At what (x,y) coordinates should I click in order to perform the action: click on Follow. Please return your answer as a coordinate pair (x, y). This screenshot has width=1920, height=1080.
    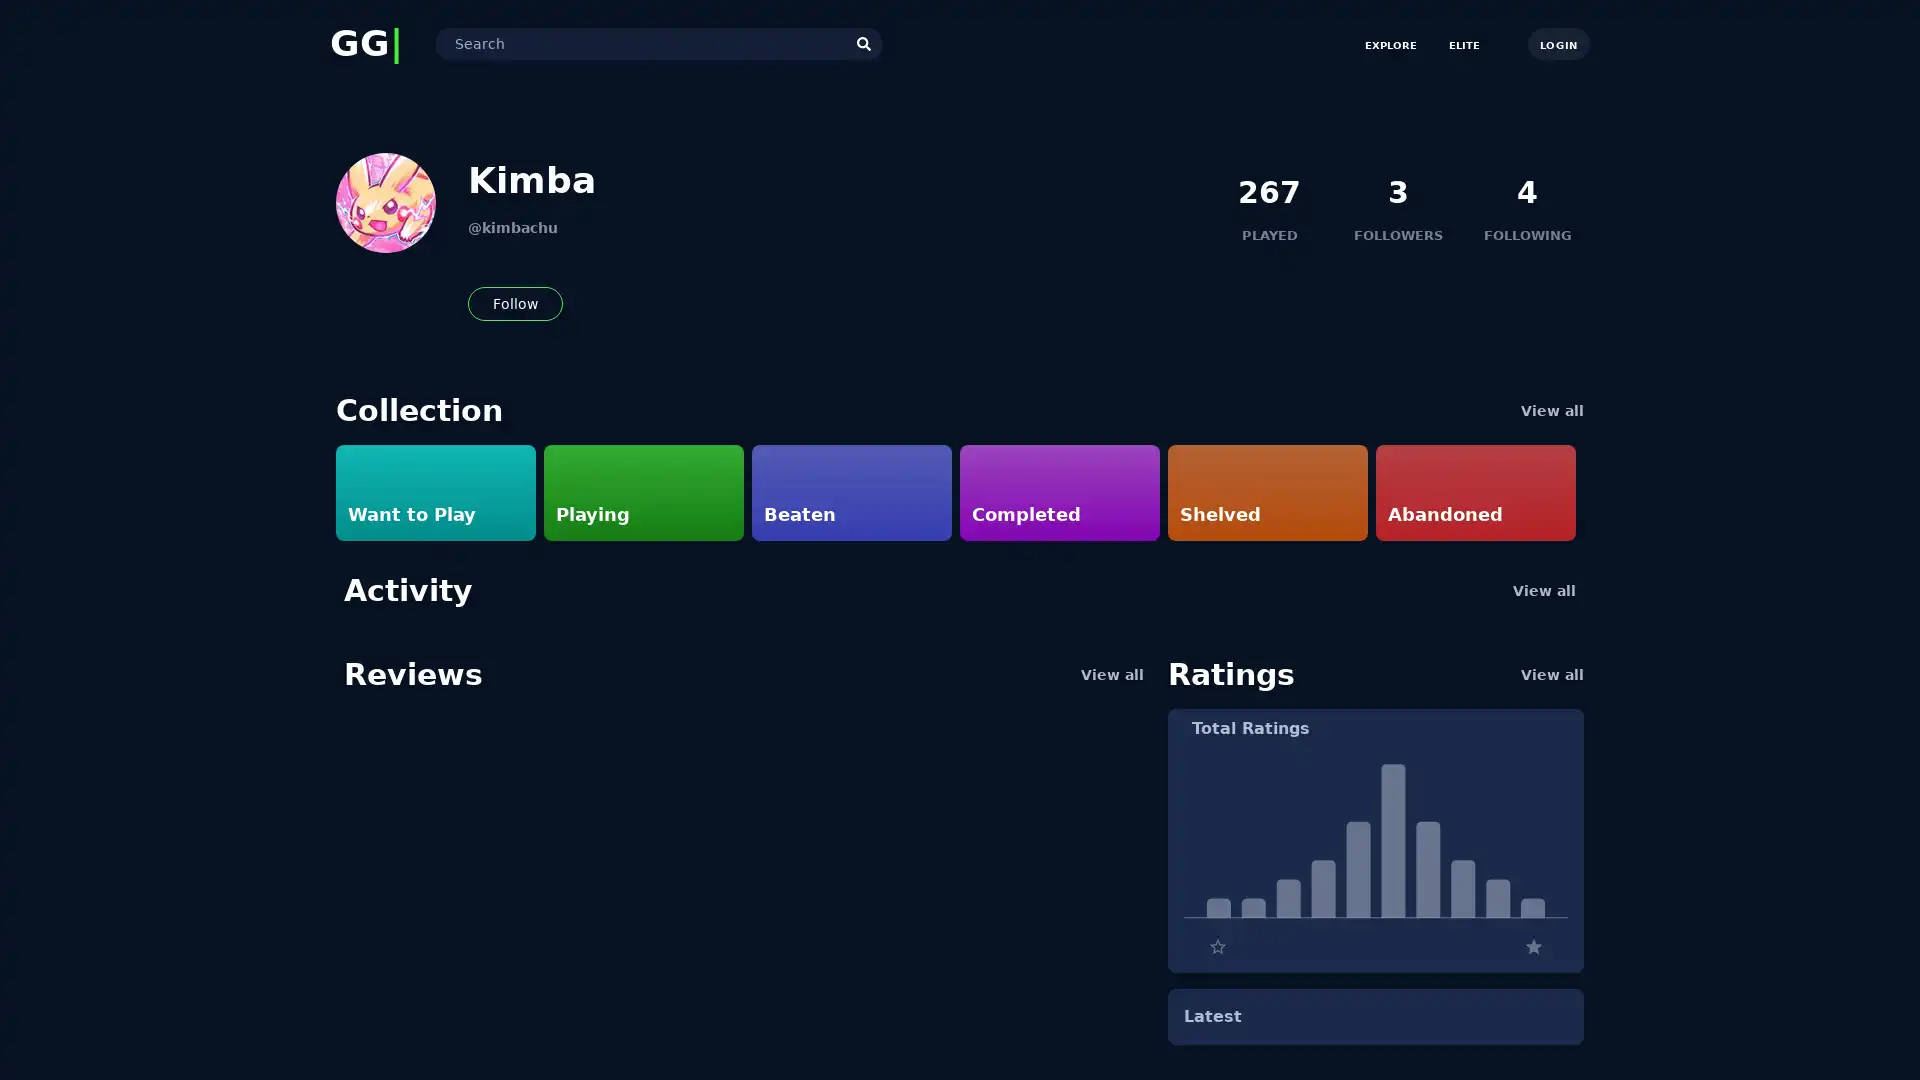
    Looking at the image, I should click on (515, 304).